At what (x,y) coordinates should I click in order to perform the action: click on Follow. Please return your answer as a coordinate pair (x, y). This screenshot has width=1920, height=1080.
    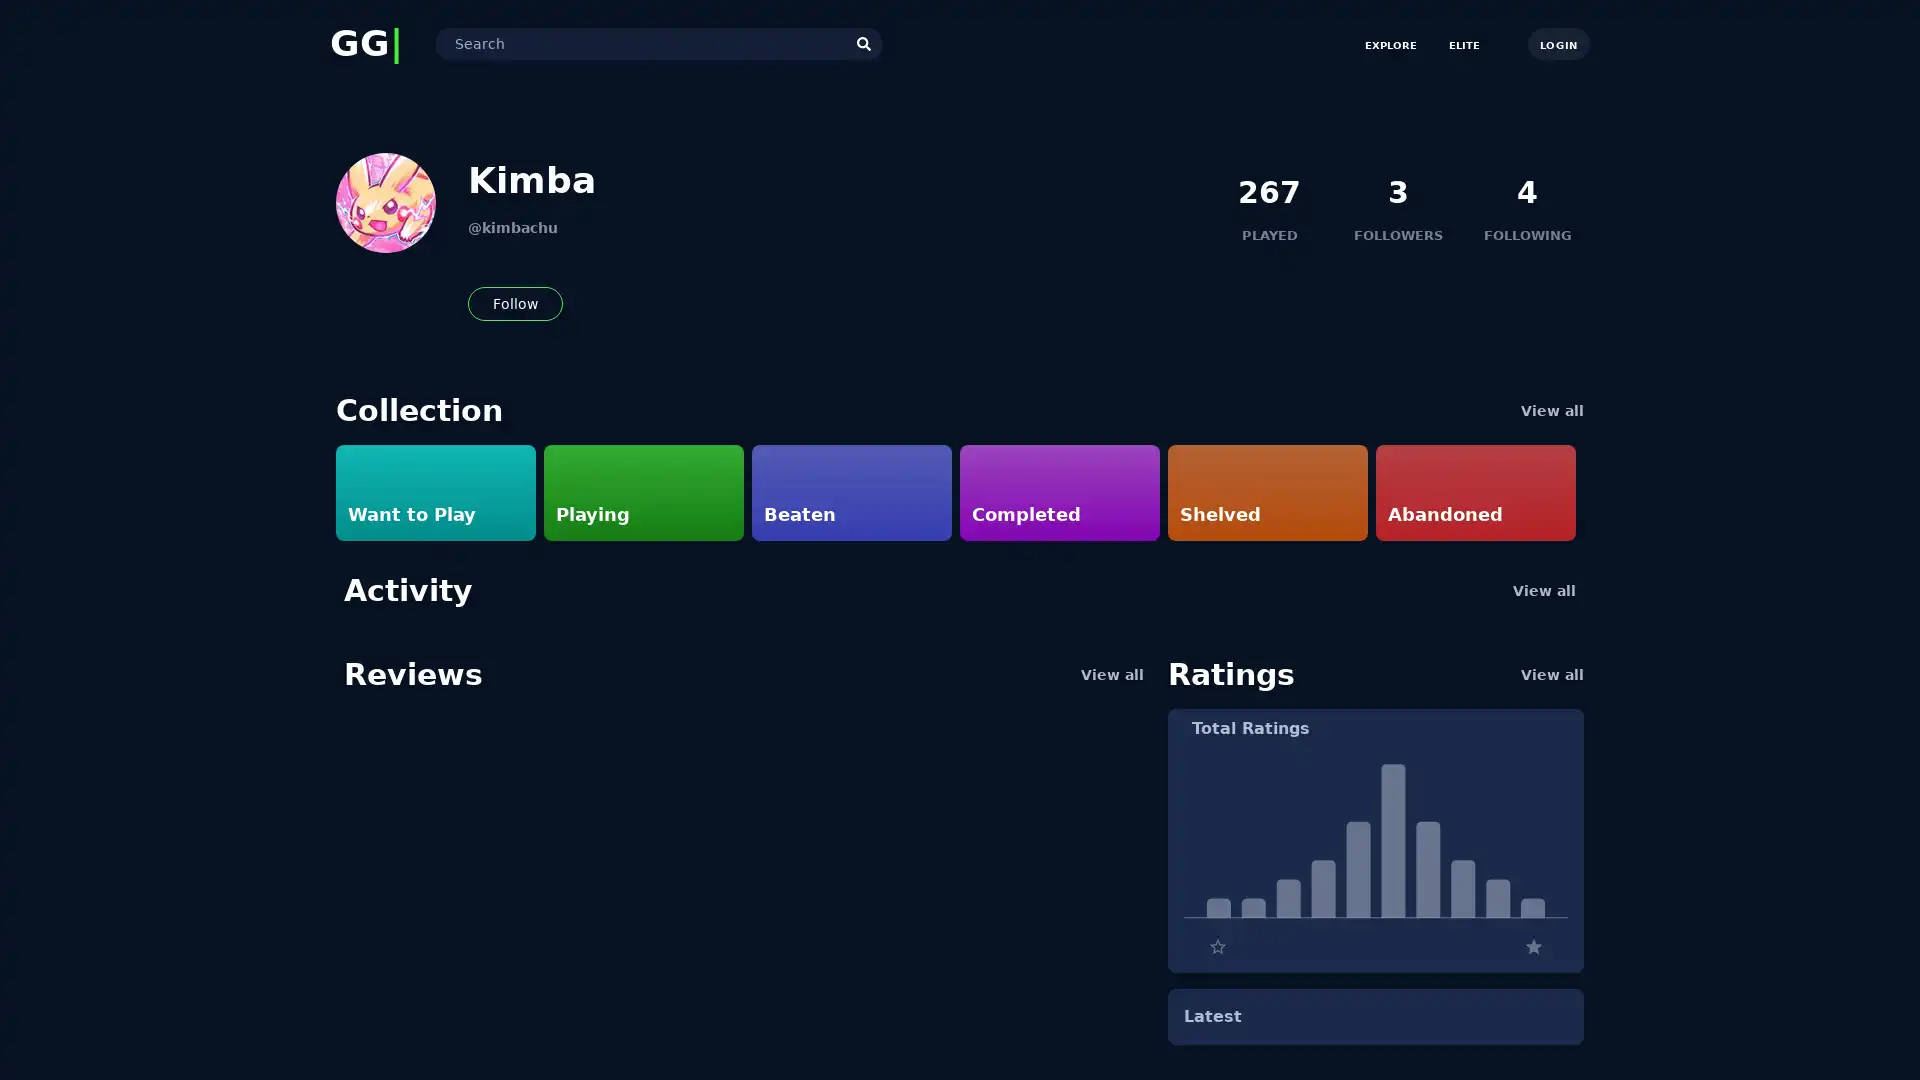
    Looking at the image, I should click on (515, 304).